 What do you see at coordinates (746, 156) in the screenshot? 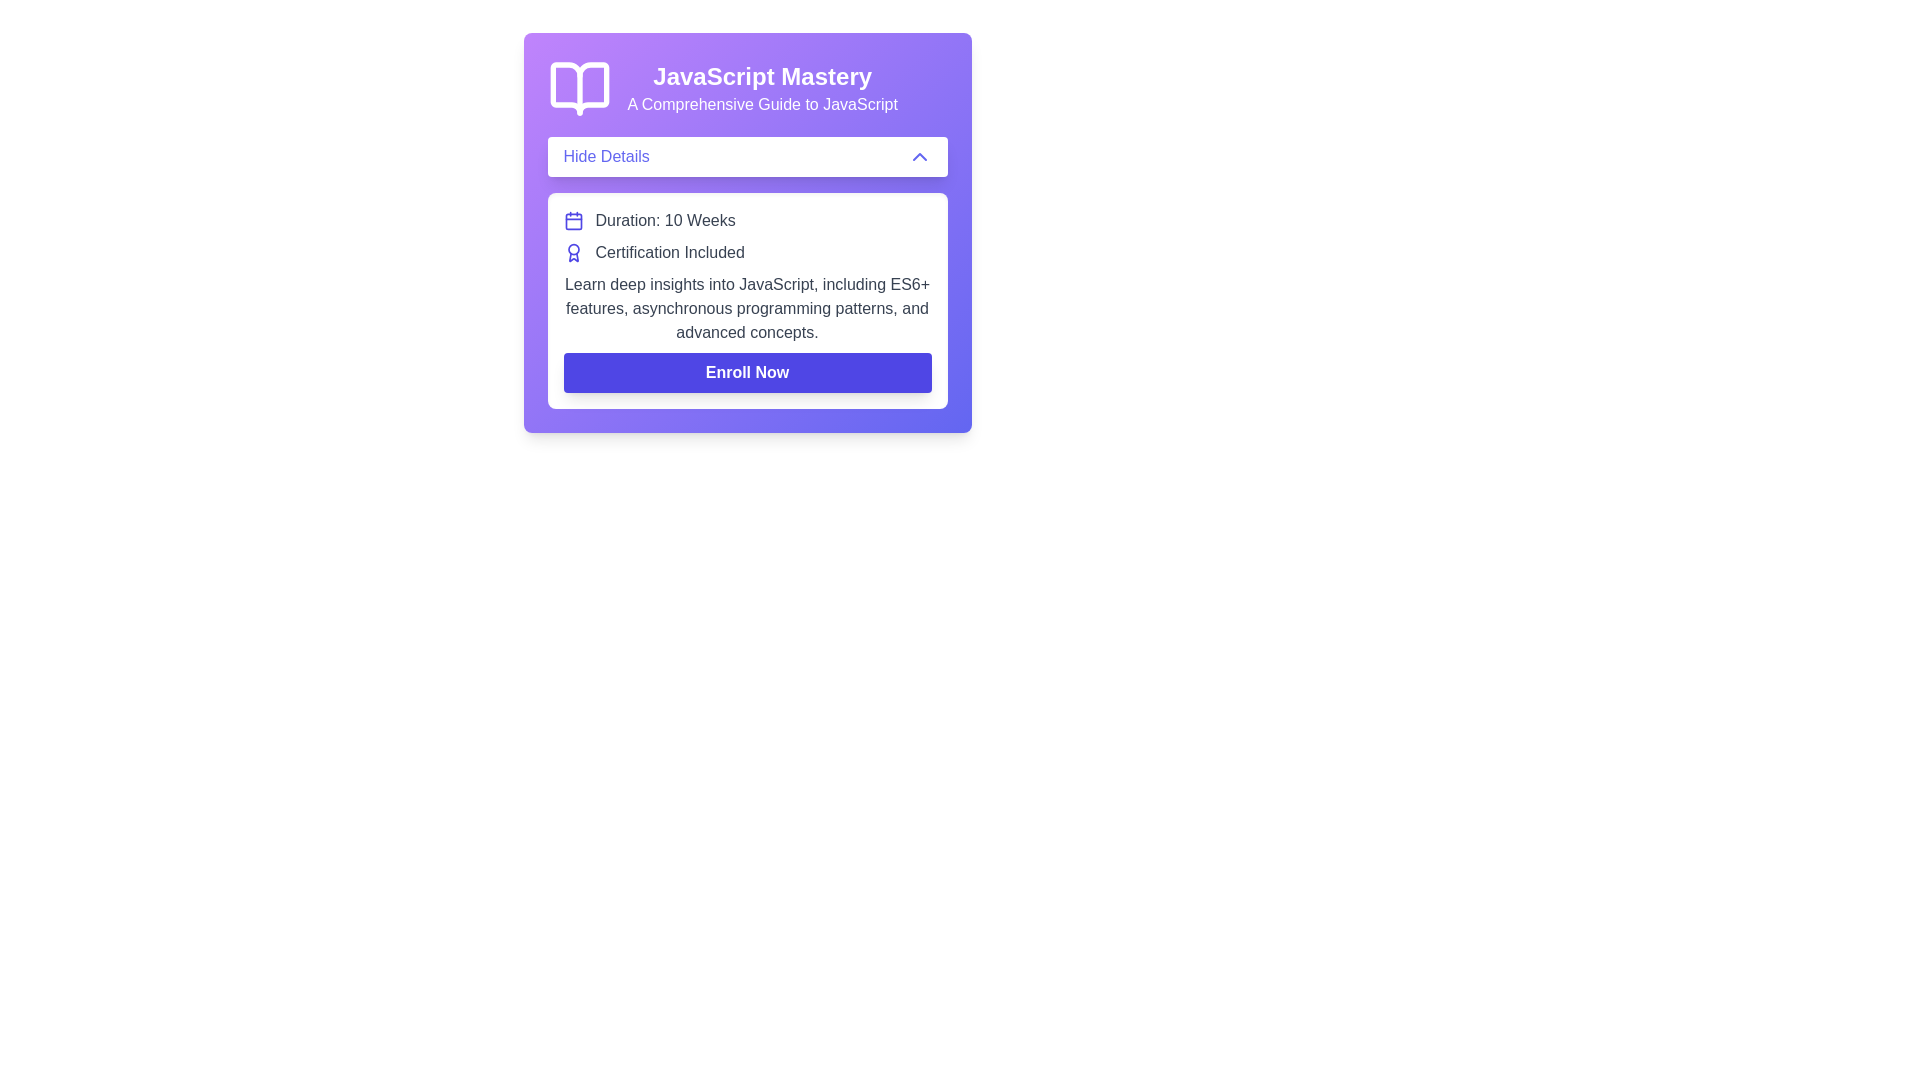
I see `the toggle button located in the 'JavaScript Mastery' card` at bounding box center [746, 156].